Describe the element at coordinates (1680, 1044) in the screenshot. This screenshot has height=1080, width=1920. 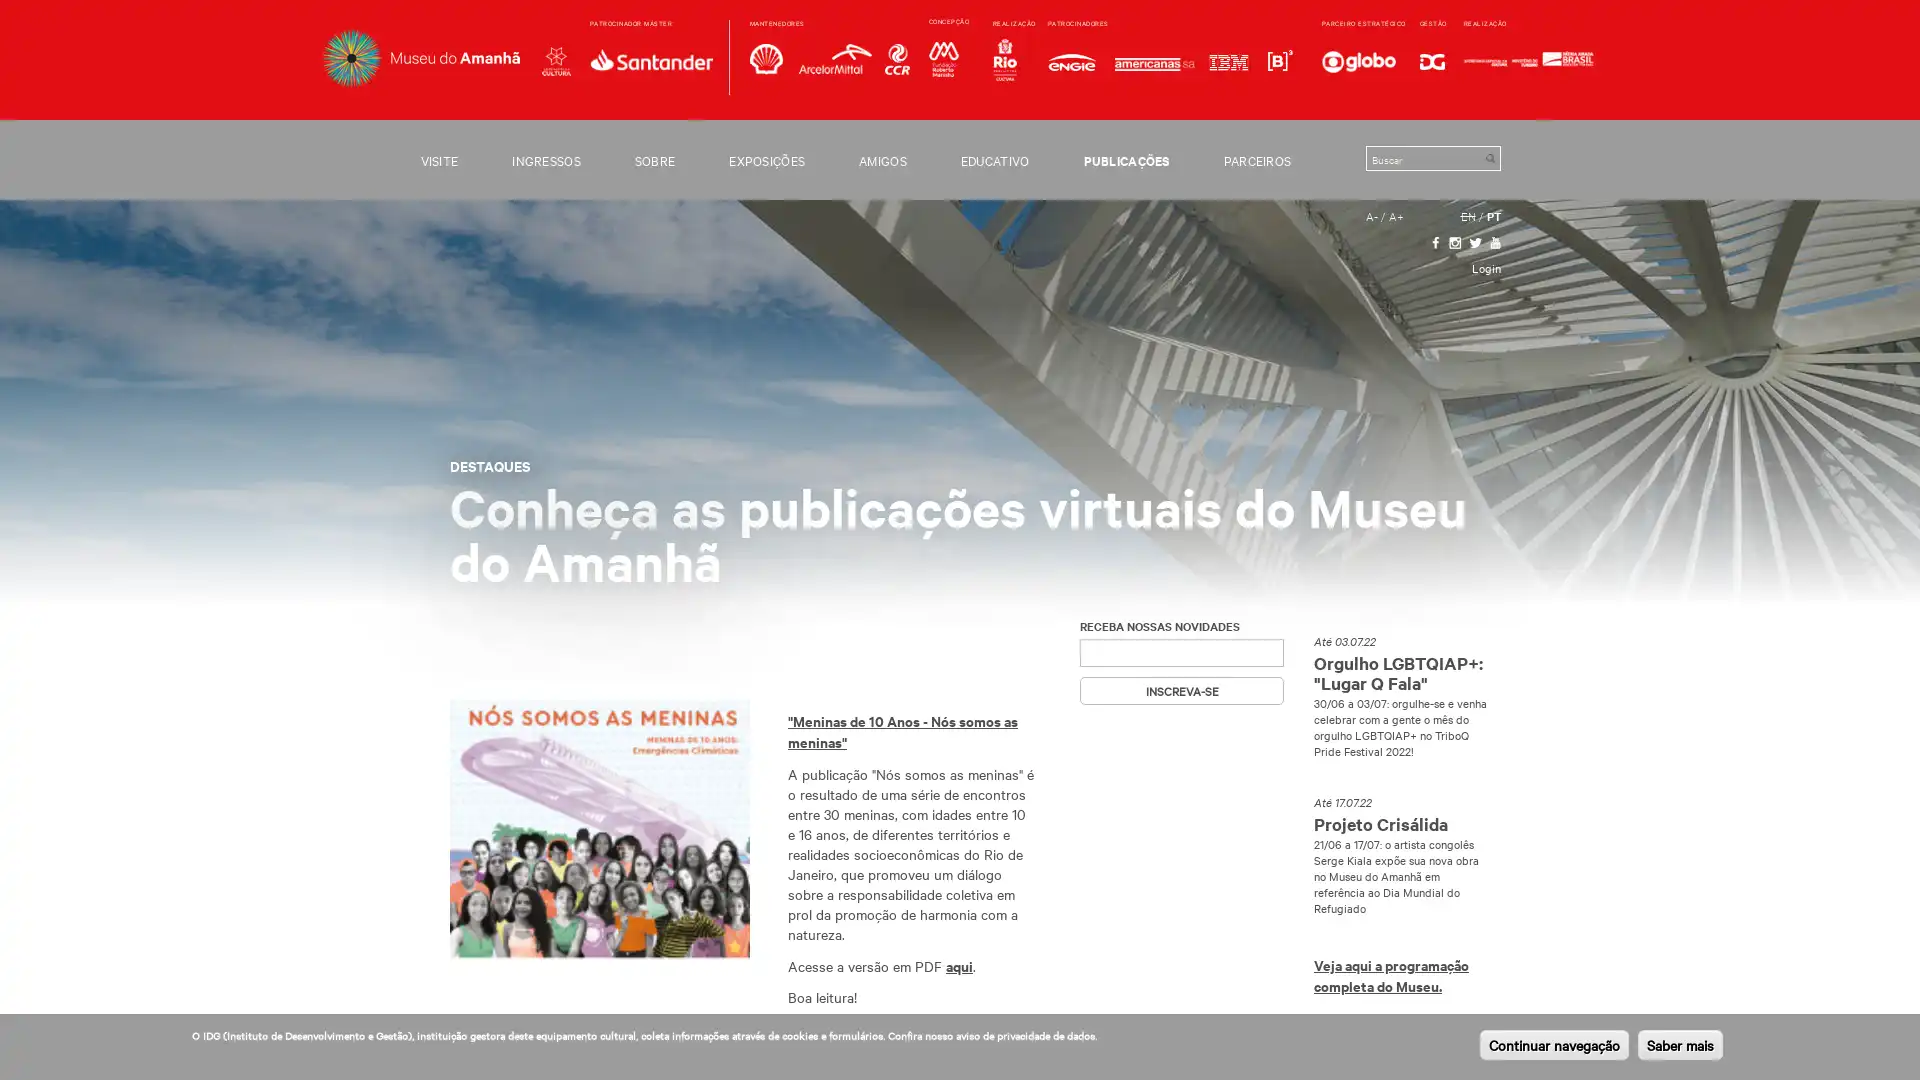
I see `Saber mais` at that location.